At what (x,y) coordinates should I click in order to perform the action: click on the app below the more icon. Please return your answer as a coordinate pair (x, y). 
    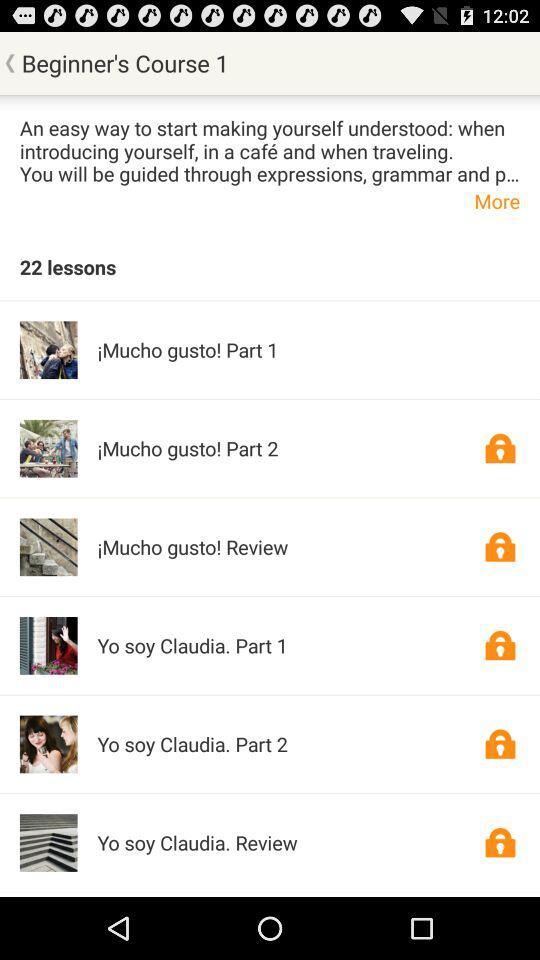
    Looking at the image, I should click on (67, 265).